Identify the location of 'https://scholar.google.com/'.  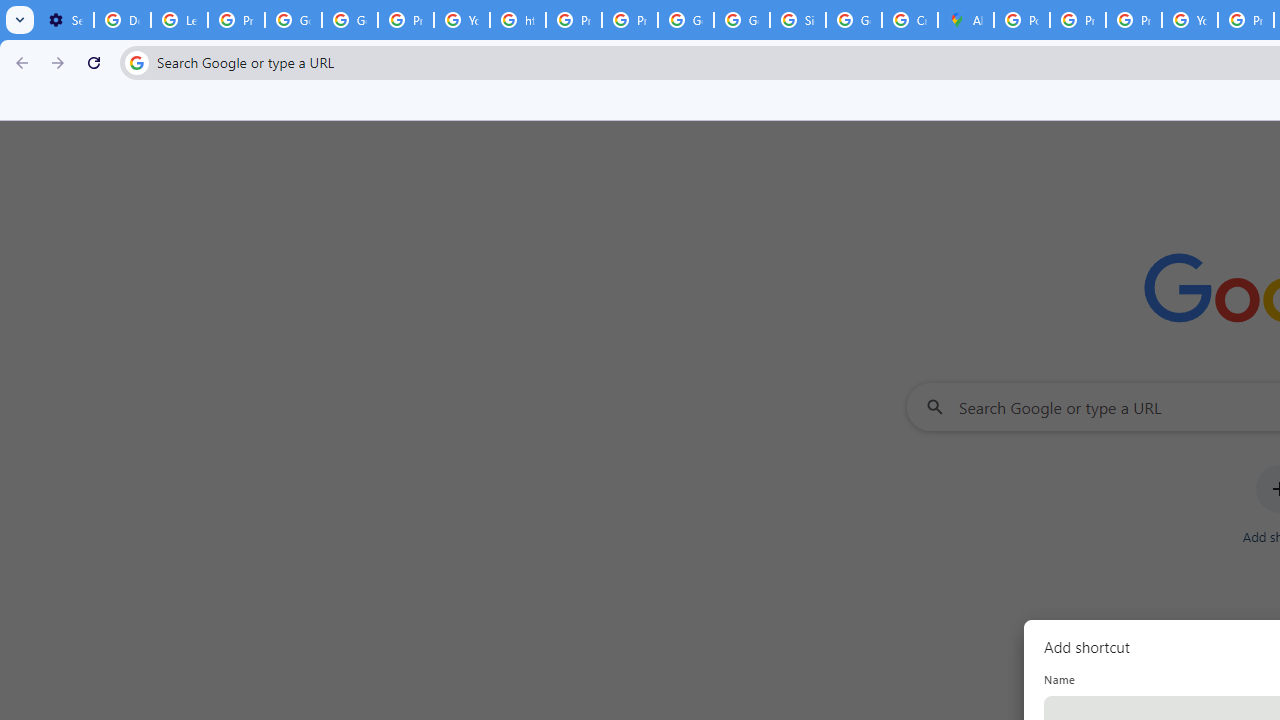
(518, 20).